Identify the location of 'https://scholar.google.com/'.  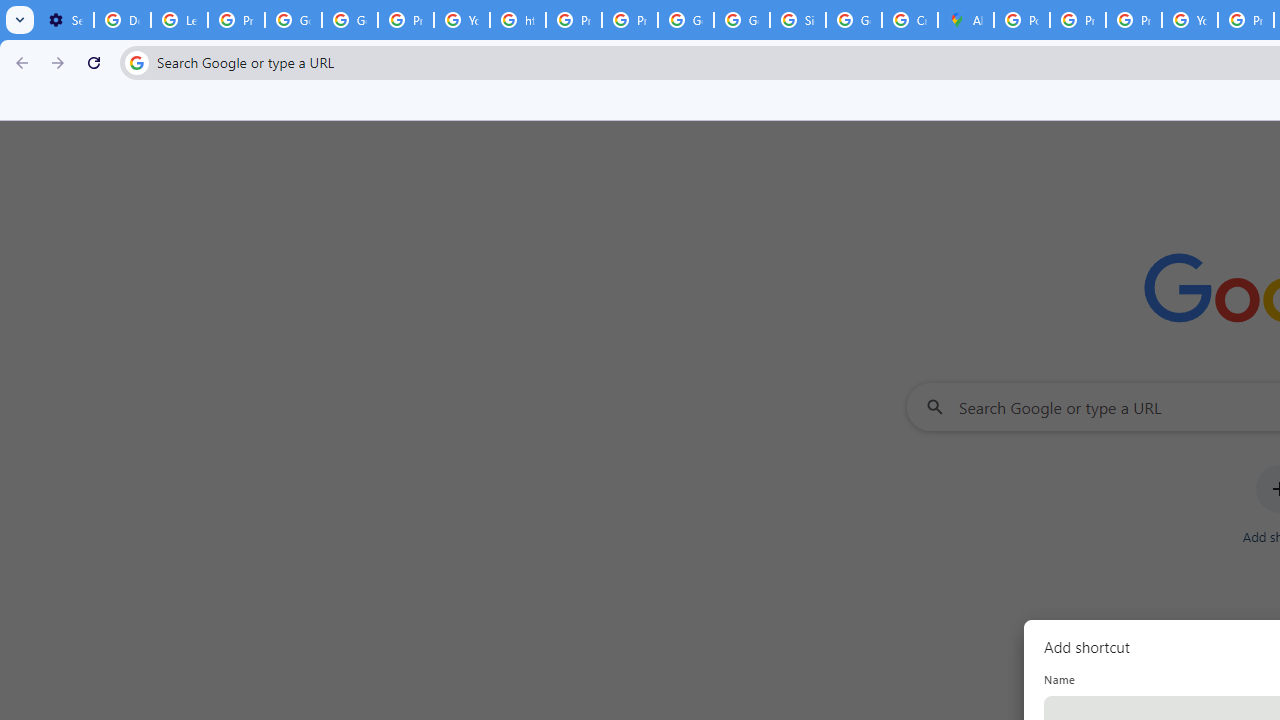
(518, 20).